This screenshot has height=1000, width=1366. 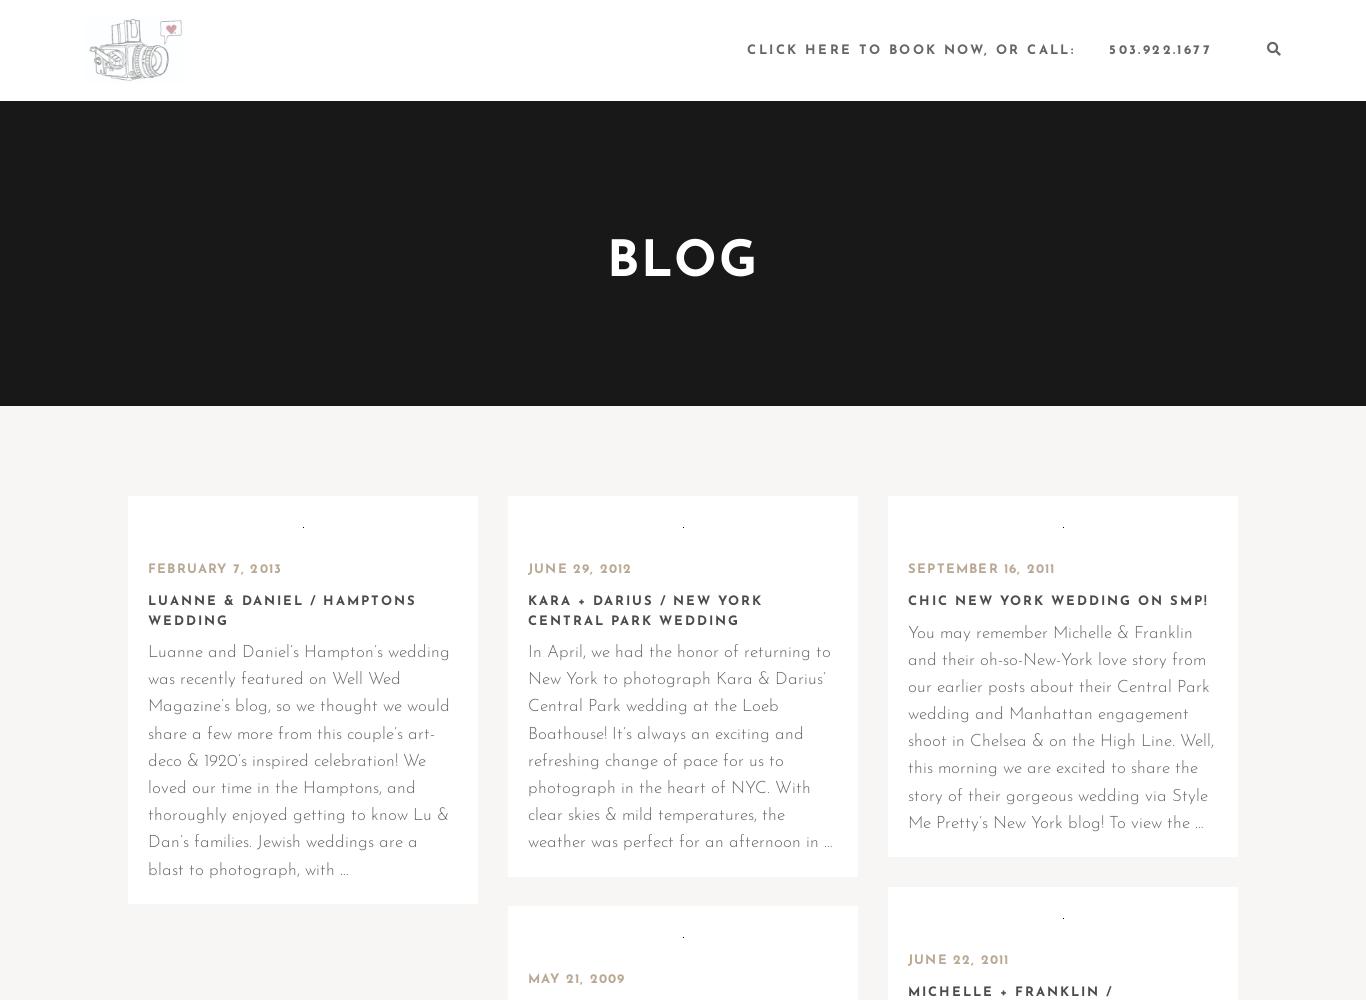 What do you see at coordinates (679, 746) in the screenshot?
I see `'In April, we had the honor of returning to New York to photograph Kara & Darius’ Central Park wedding at the Loeb Boathouse! It’s always an exciting and refreshing change of pace for us to photograph in the heart of NYC. With clear skies & mild temperatures, the weather was perfect for an afternoon in …'` at bounding box center [679, 746].